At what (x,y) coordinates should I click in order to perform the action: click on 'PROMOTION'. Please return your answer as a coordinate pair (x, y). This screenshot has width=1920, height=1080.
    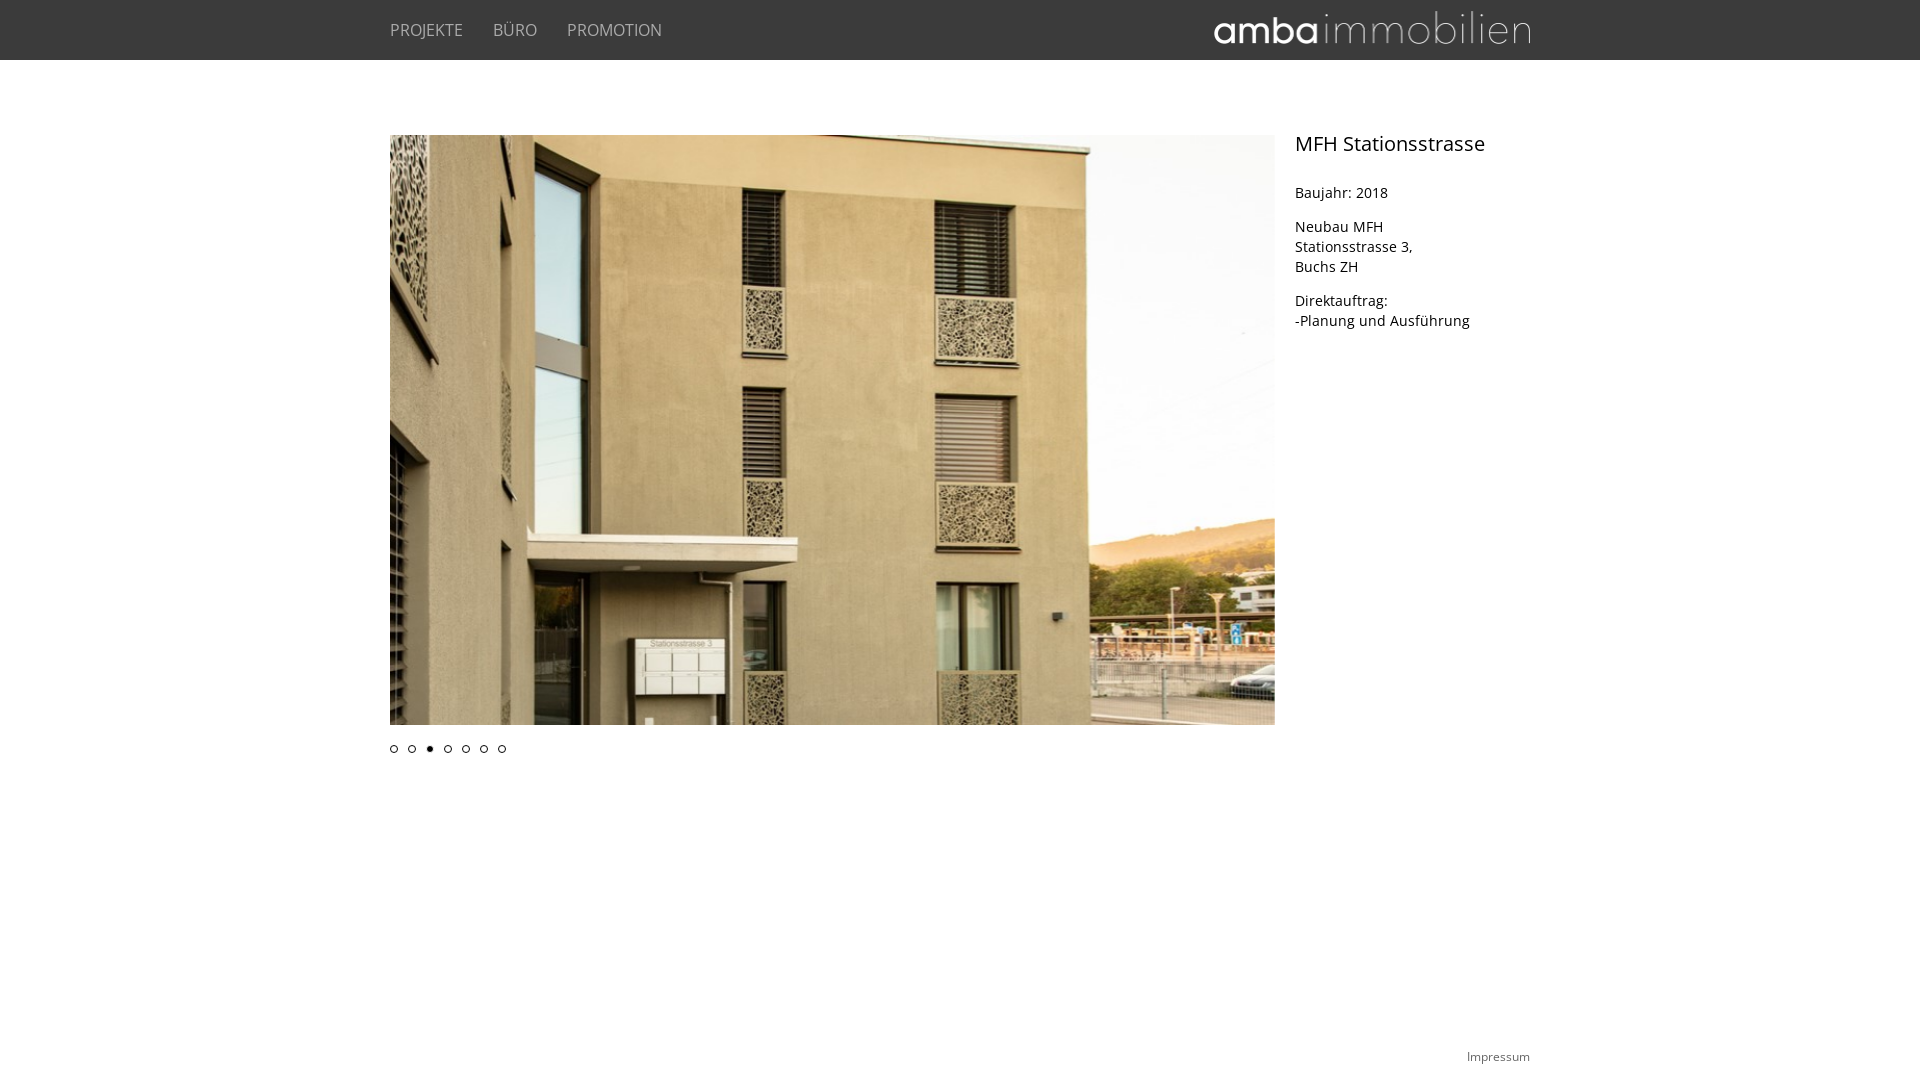
    Looking at the image, I should click on (628, 30).